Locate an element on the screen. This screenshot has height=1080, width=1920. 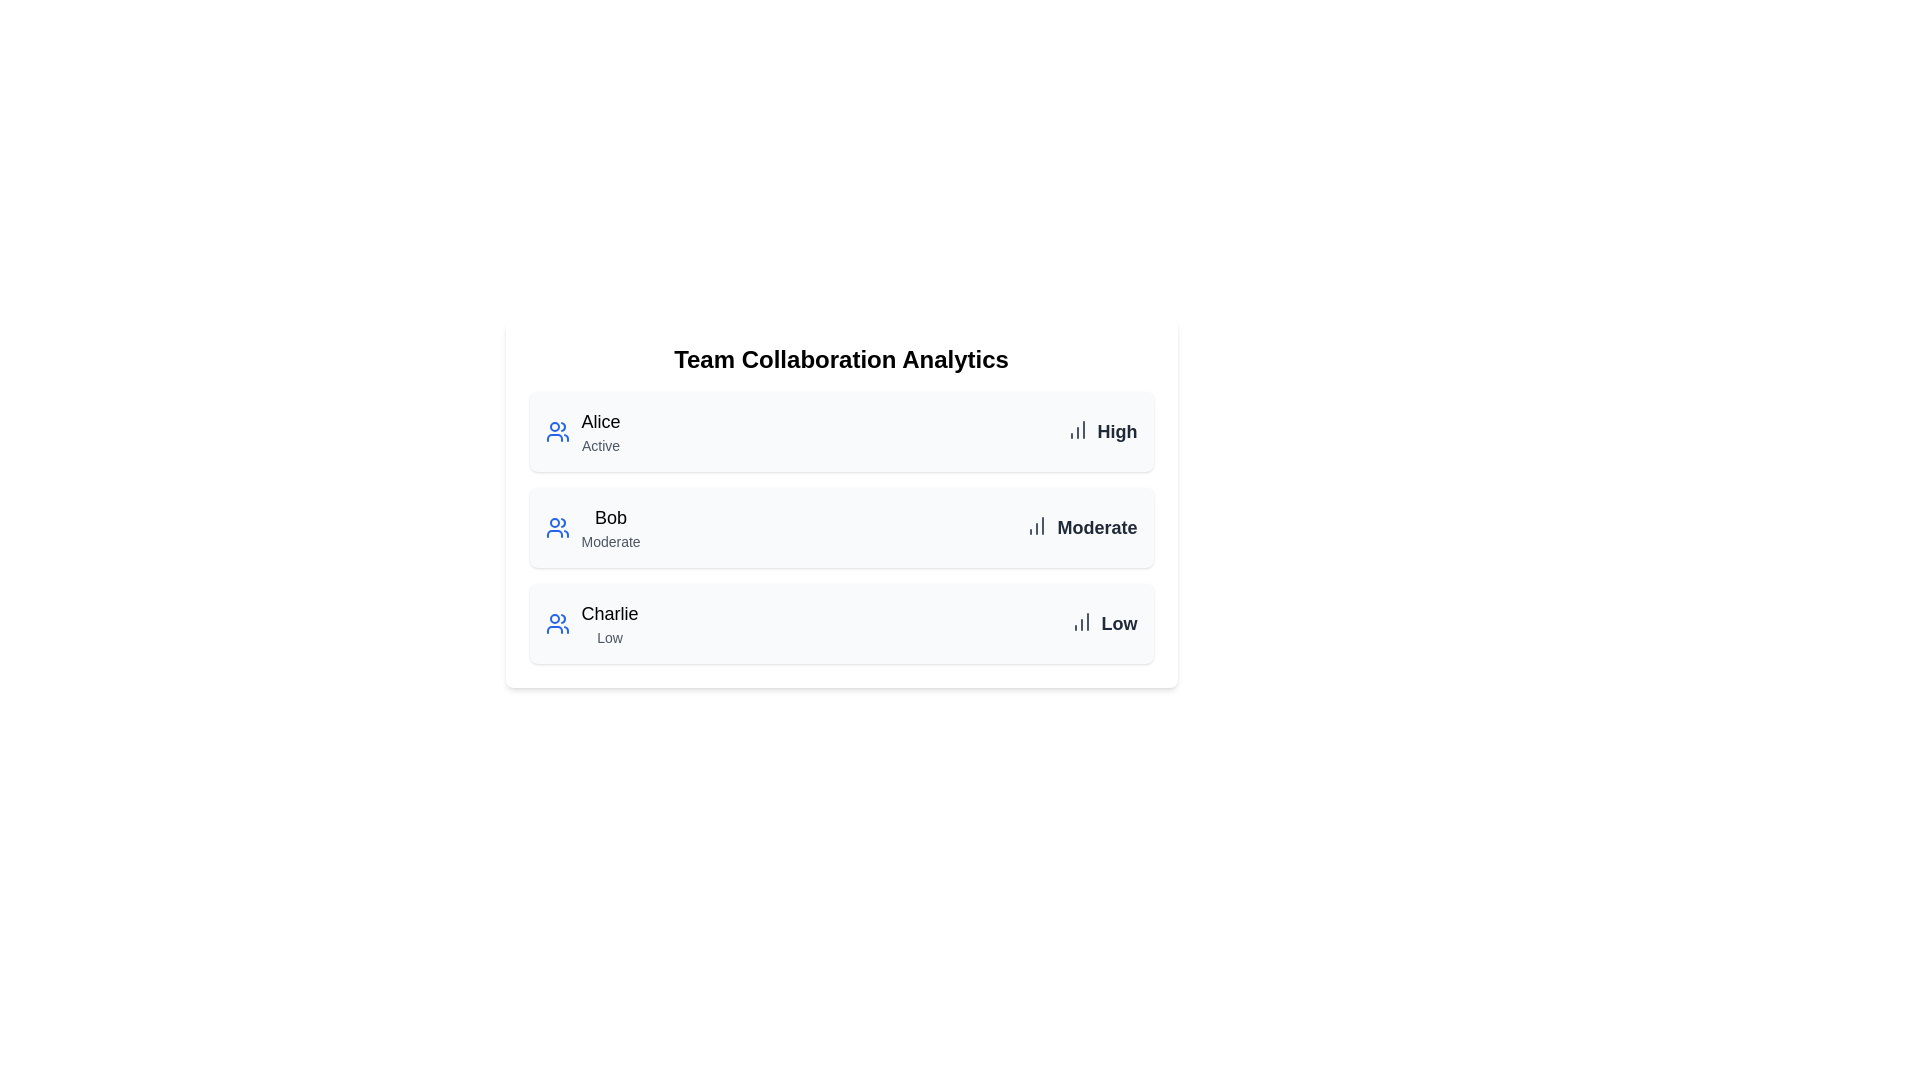
the user item Charlie from the list is located at coordinates (590, 623).